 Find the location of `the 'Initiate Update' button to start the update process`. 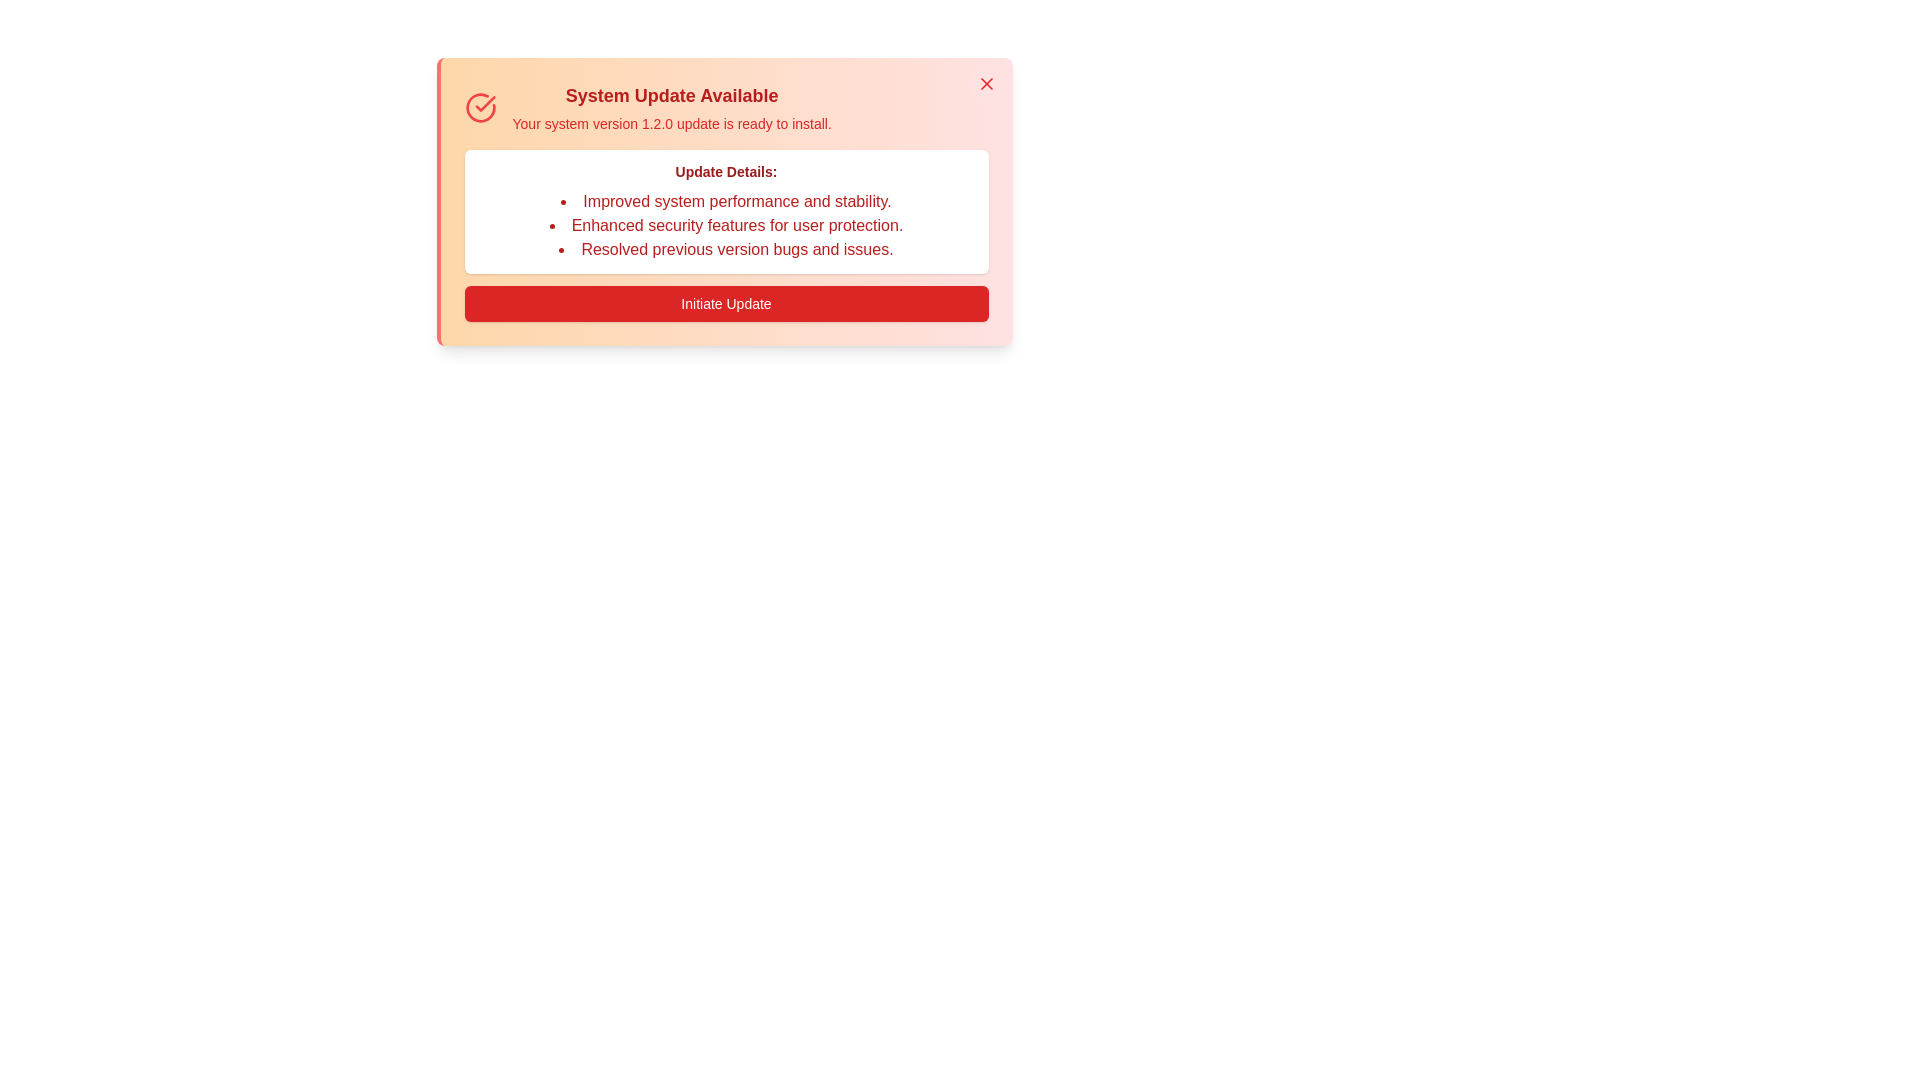

the 'Initiate Update' button to start the update process is located at coordinates (725, 304).